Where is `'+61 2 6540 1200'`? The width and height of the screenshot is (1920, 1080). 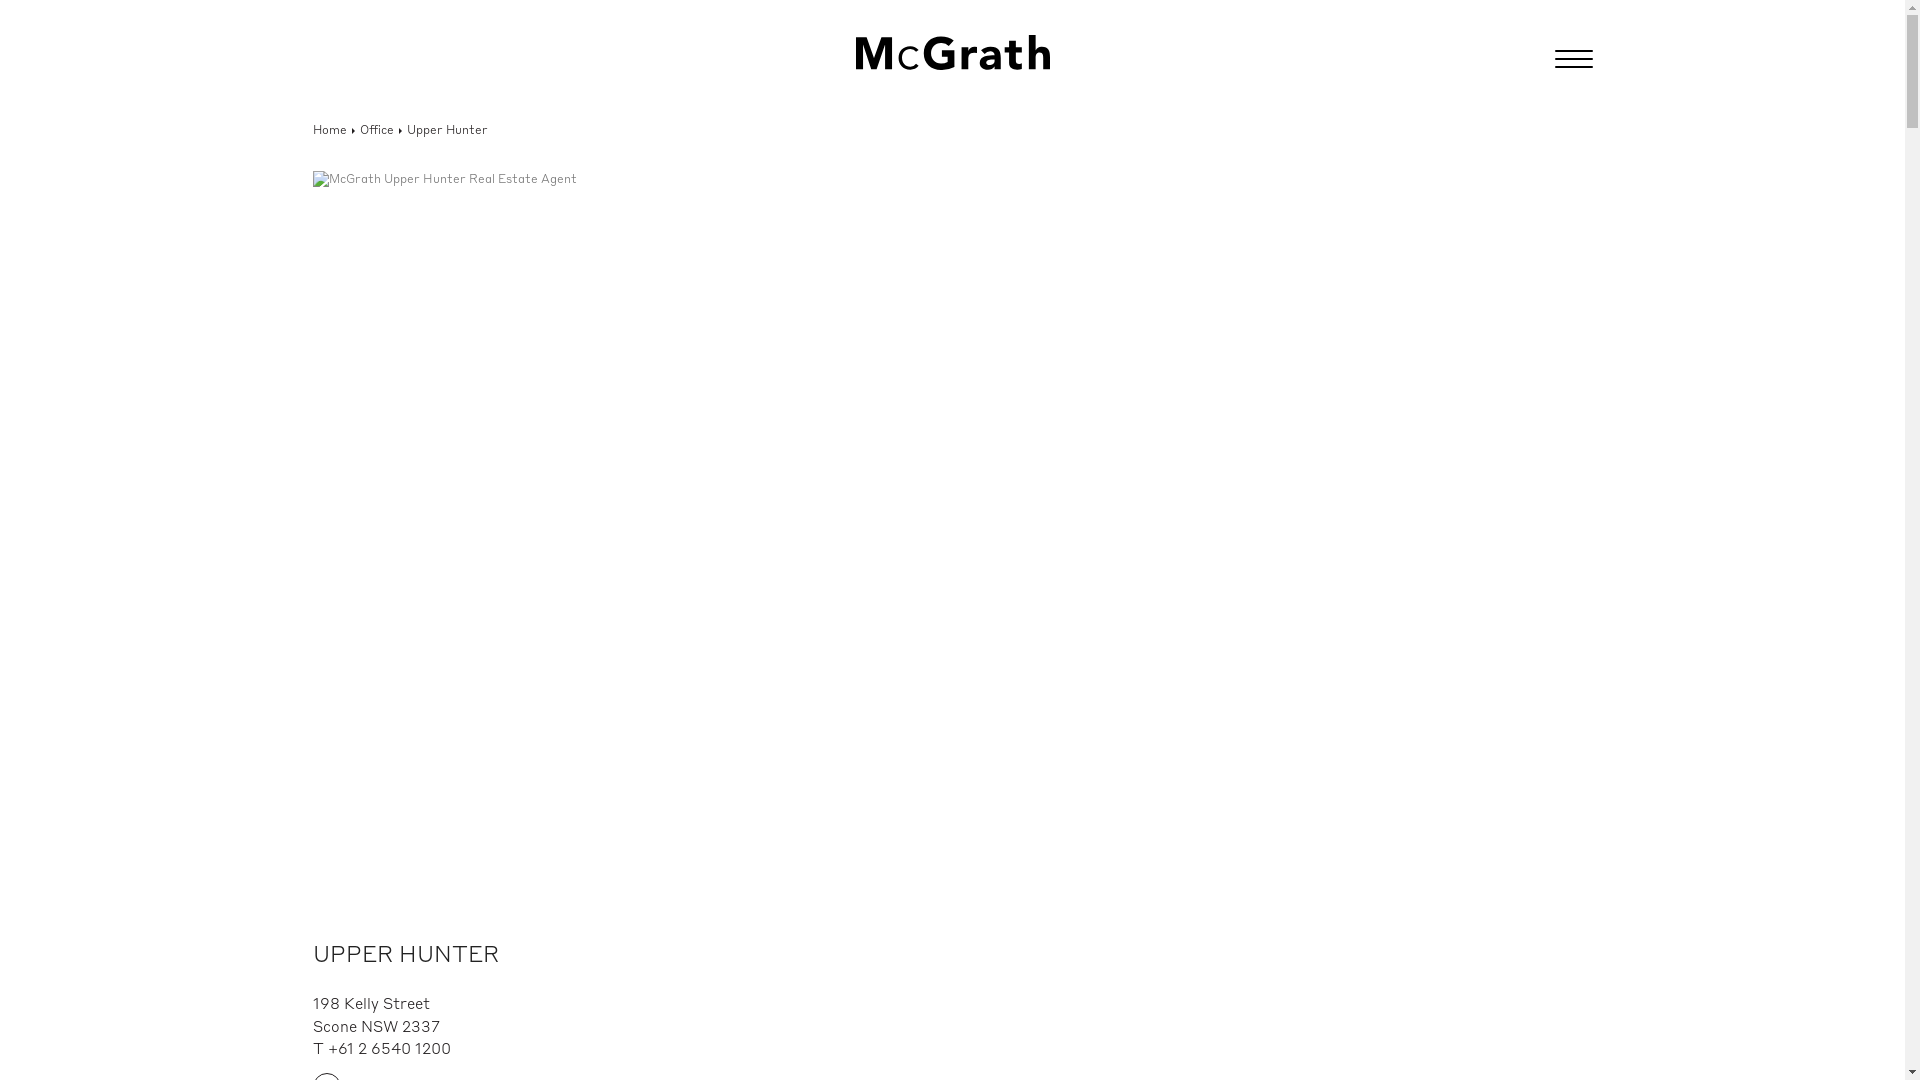 '+61 2 6540 1200' is located at coordinates (389, 1049).